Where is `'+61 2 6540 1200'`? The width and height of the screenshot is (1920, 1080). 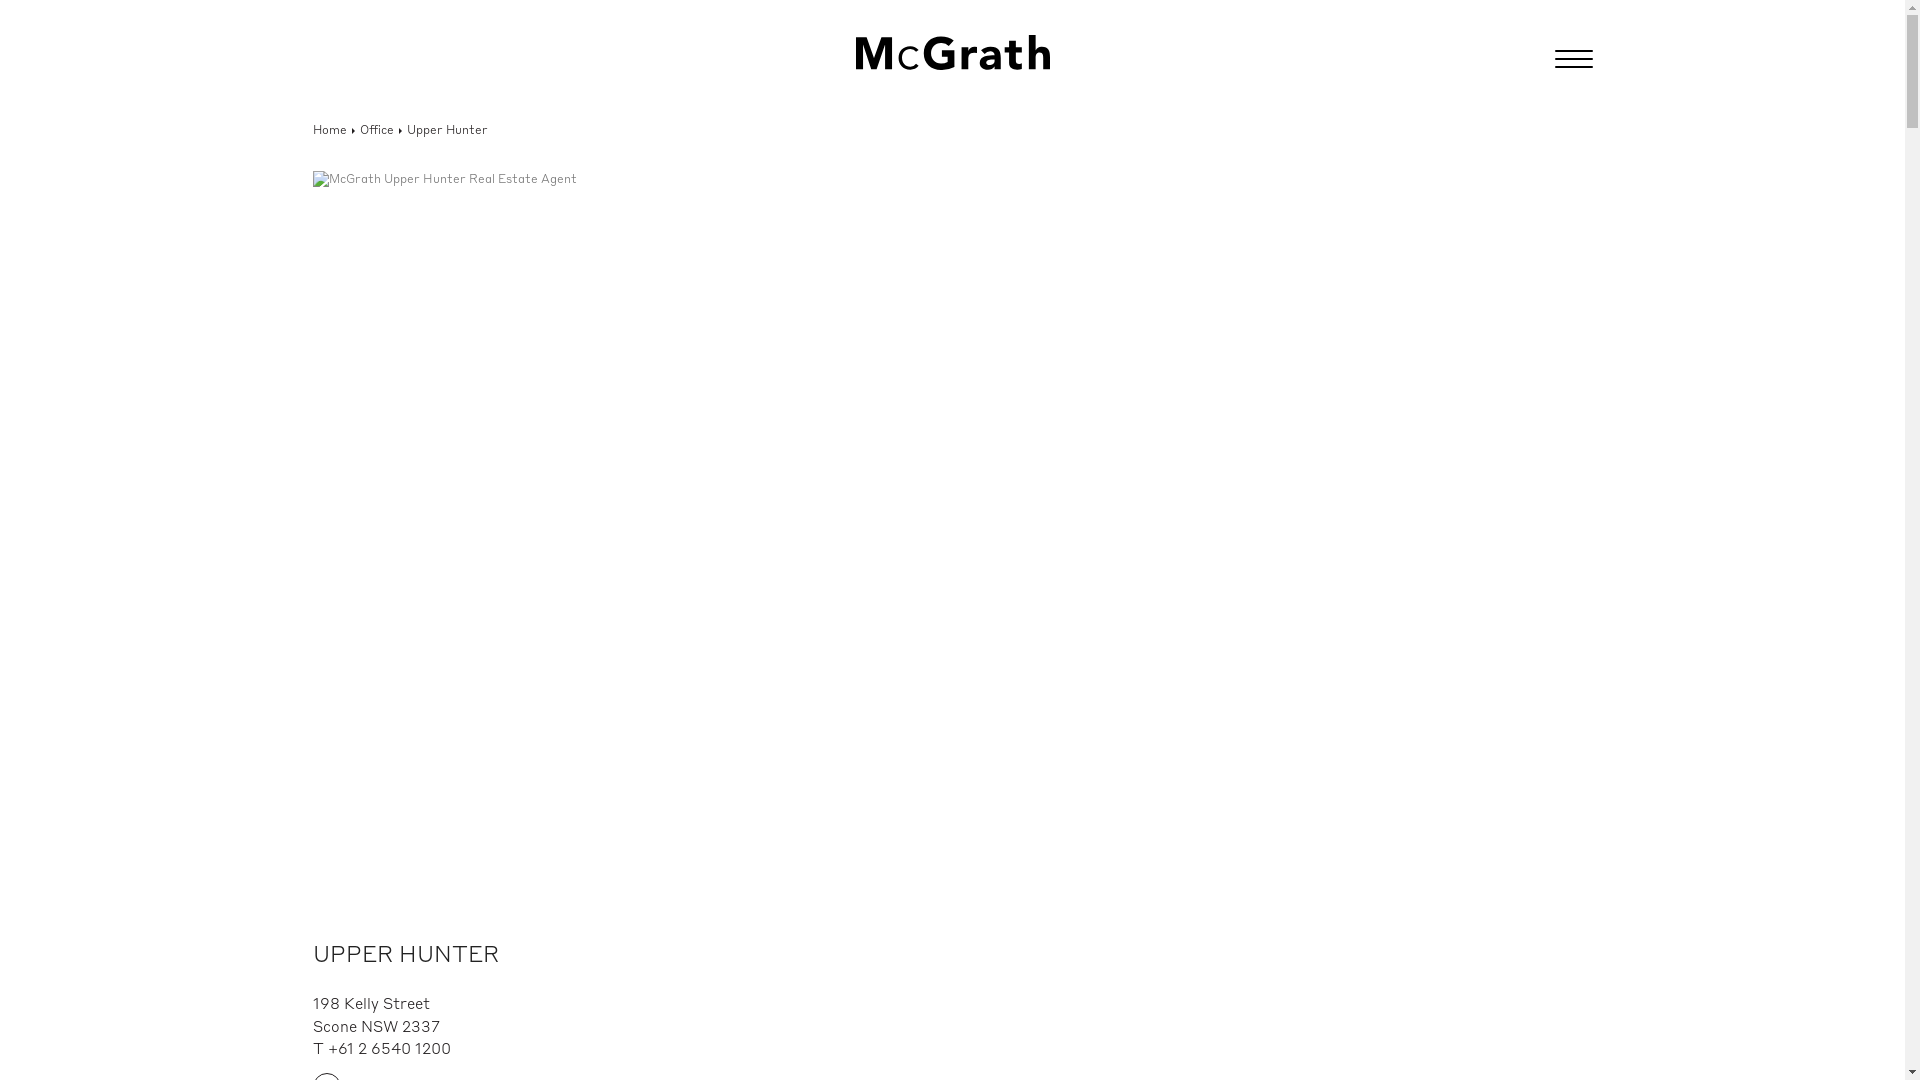 '+61 2 6540 1200' is located at coordinates (389, 1049).